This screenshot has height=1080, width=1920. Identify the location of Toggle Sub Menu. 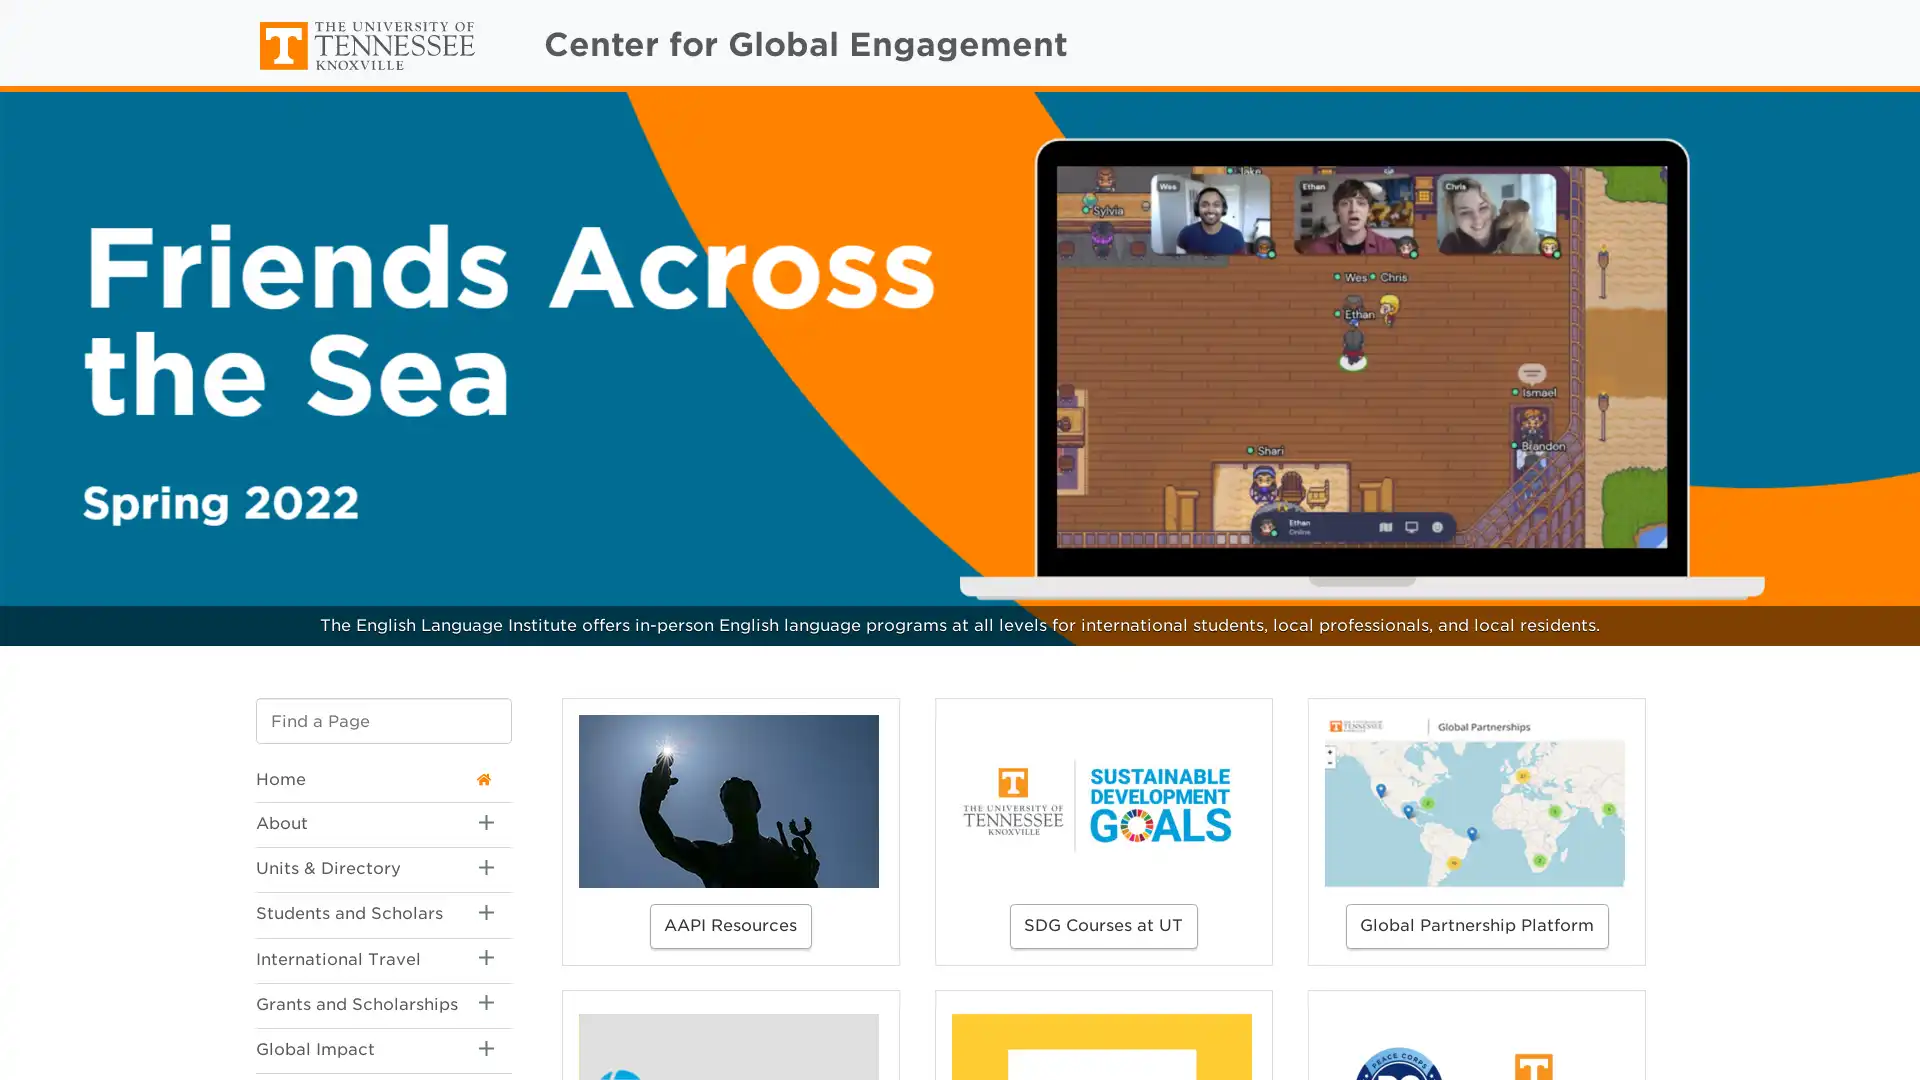
(485, 1049).